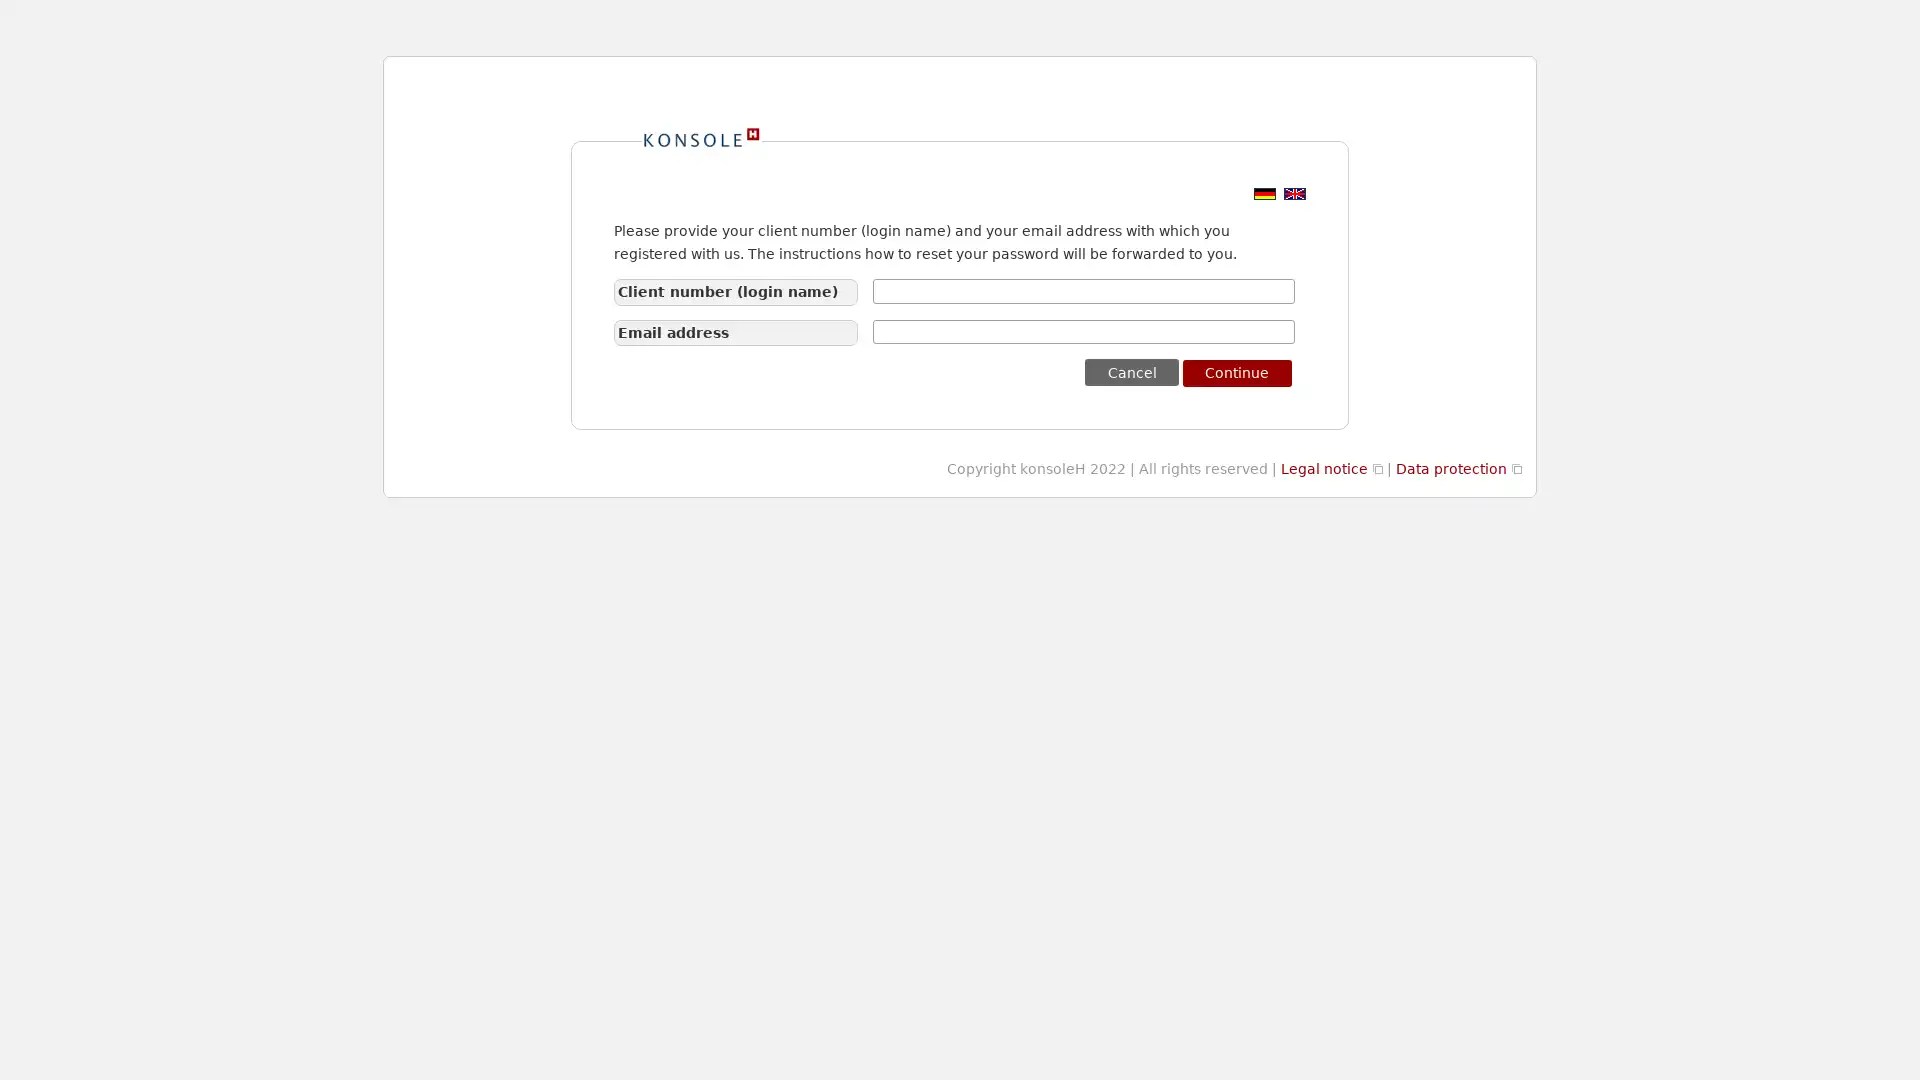 The width and height of the screenshot is (1920, 1080). I want to click on Continue, so click(1236, 373).